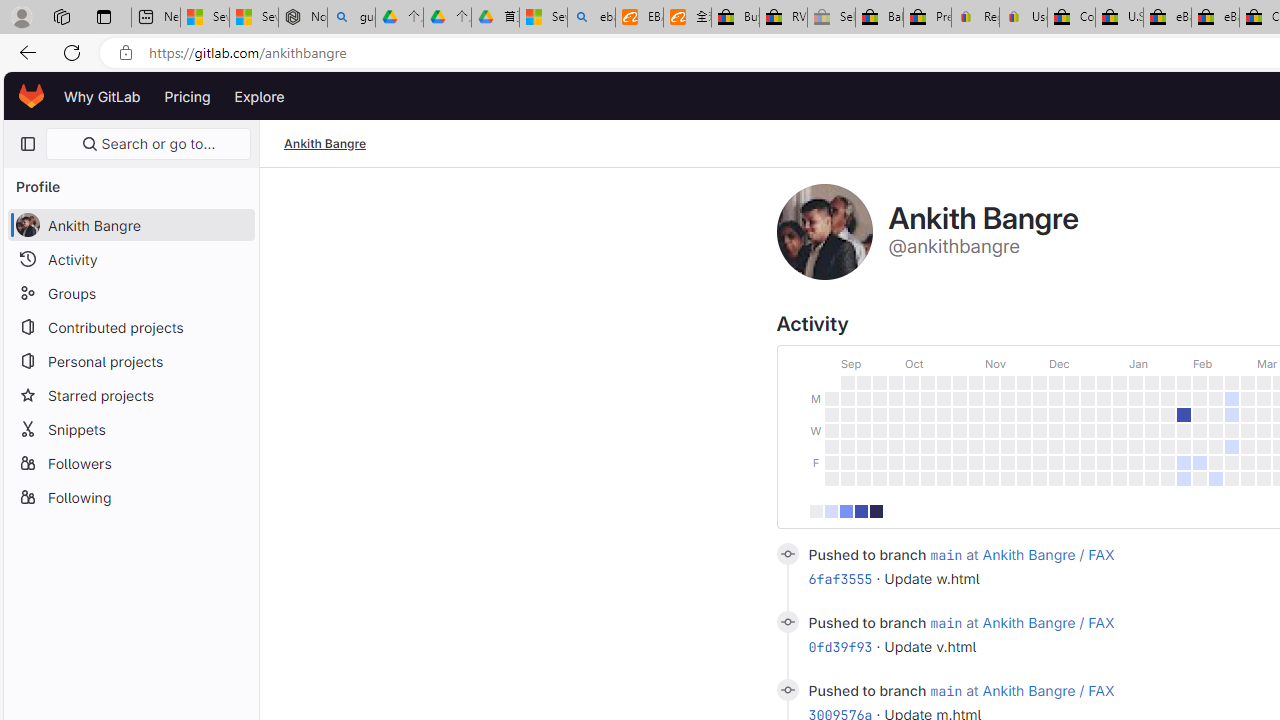  What do you see at coordinates (831, 510) in the screenshot?
I see `'1-9 contributions'` at bounding box center [831, 510].